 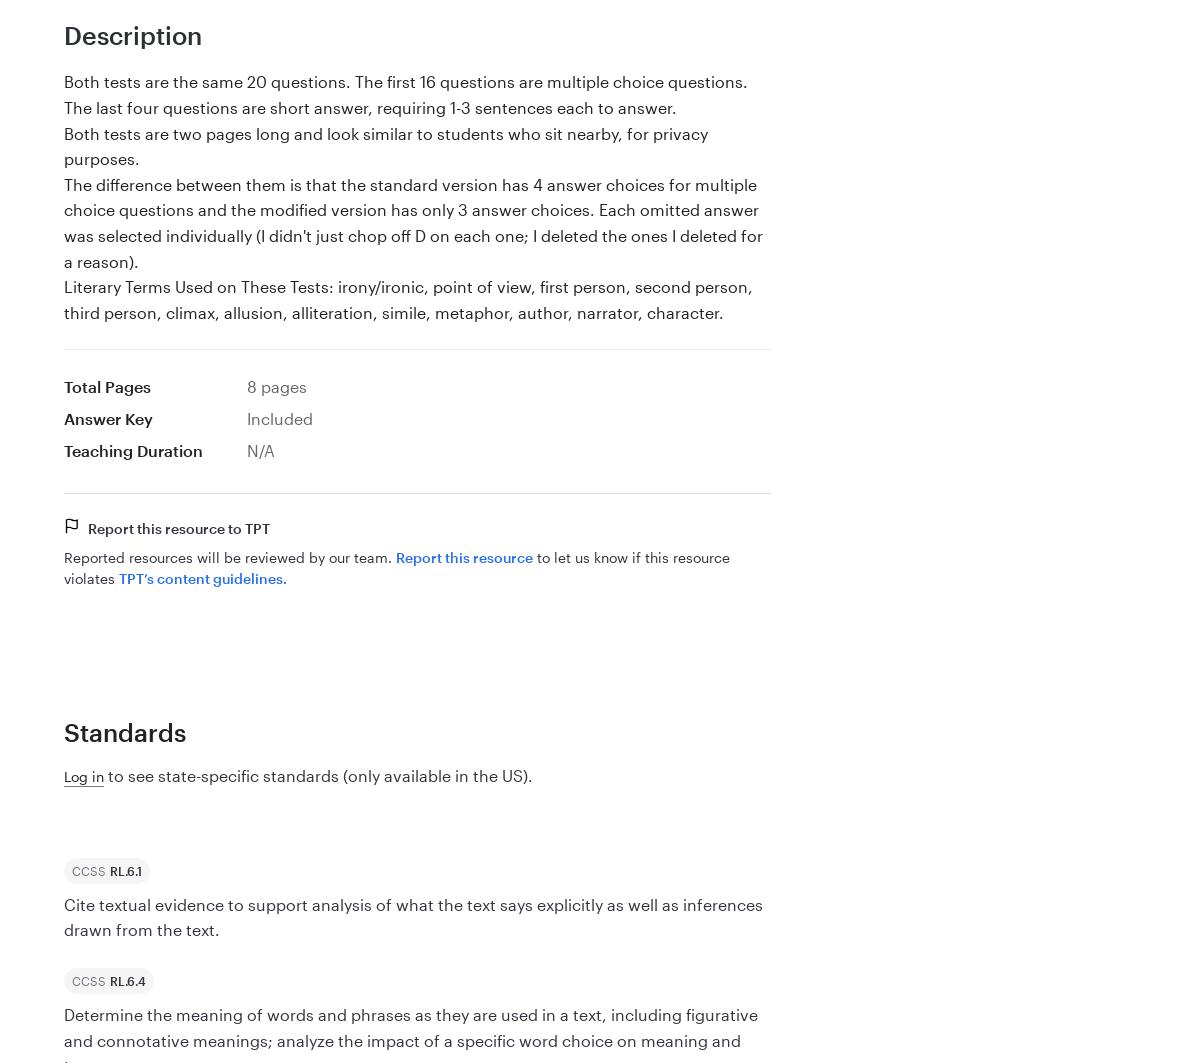 What do you see at coordinates (103, 774) in the screenshot?
I see `'to see state-specific standards (only available in the US).'` at bounding box center [103, 774].